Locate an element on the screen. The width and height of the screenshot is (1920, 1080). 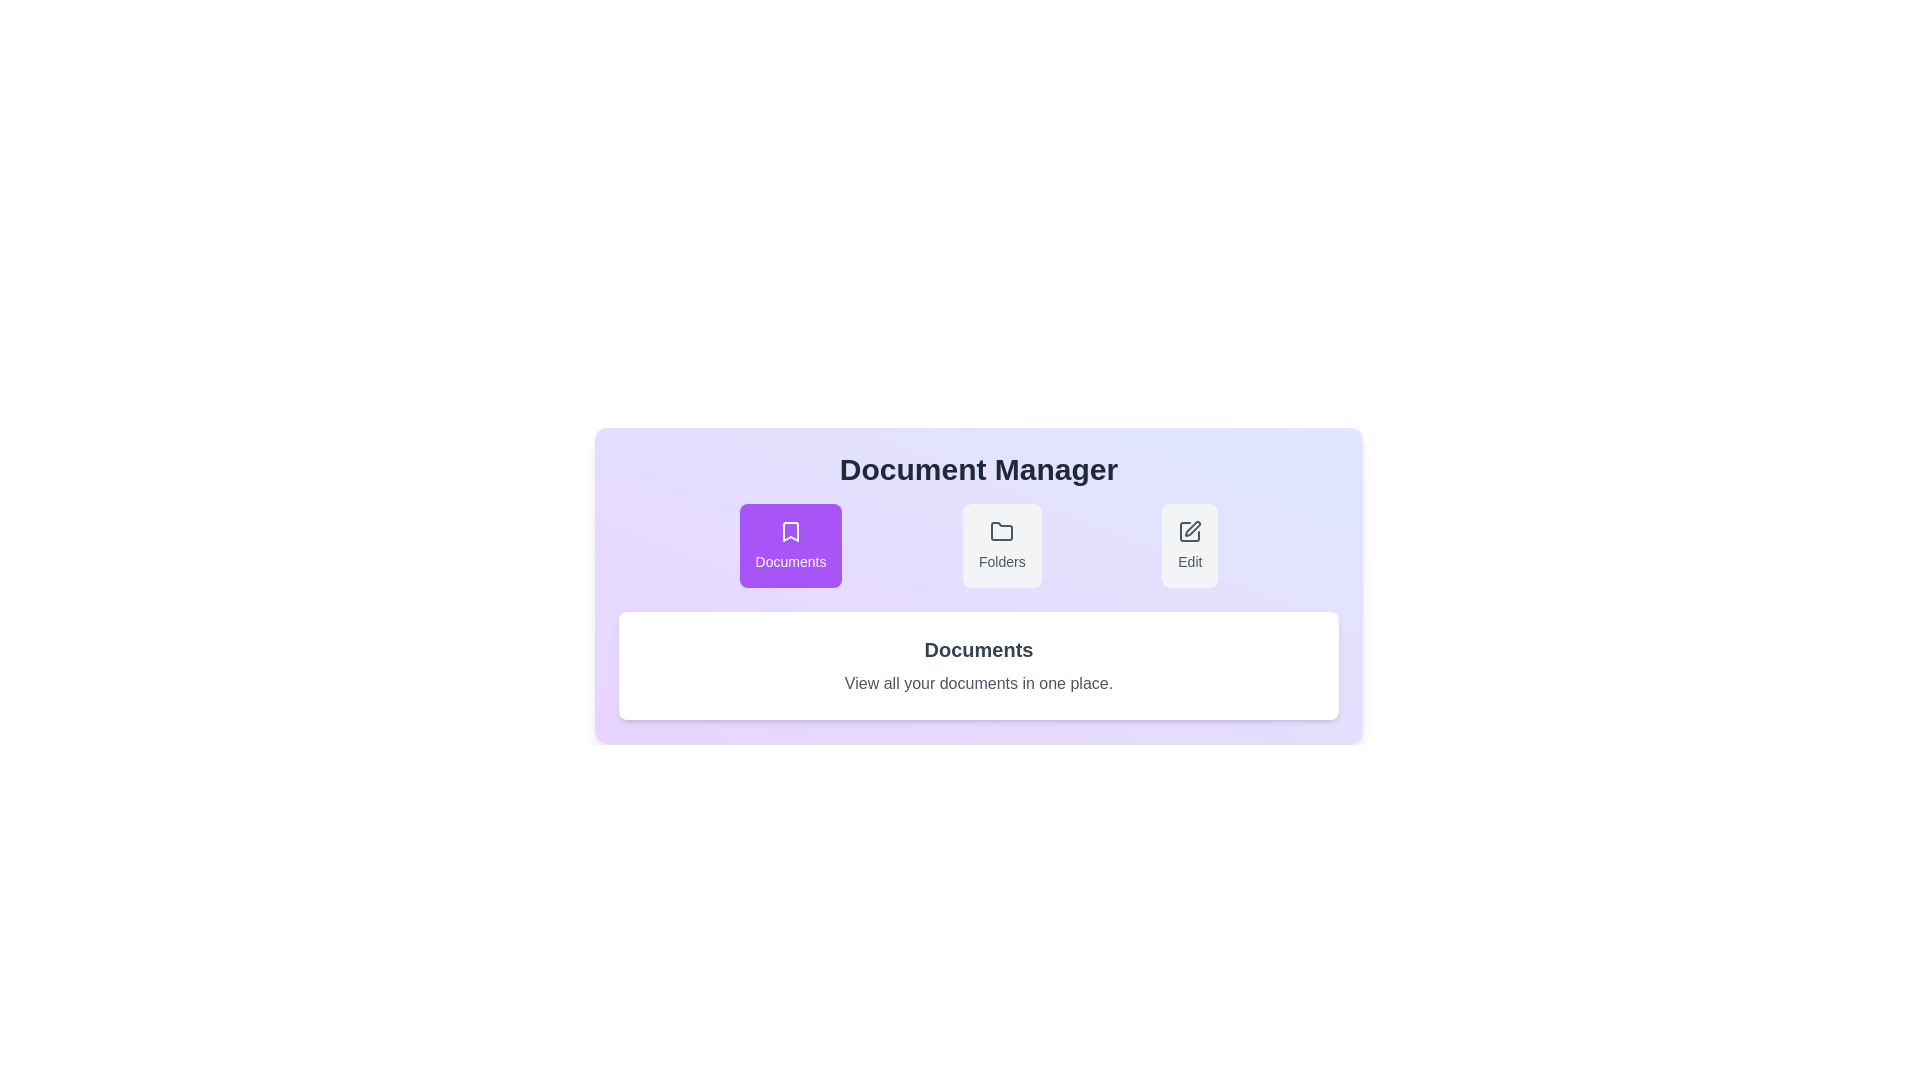
the bookmark icon within the 'Documents' button group, which is characterized by its triangular bottom corner and purple background is located at coordinates (790, 531).